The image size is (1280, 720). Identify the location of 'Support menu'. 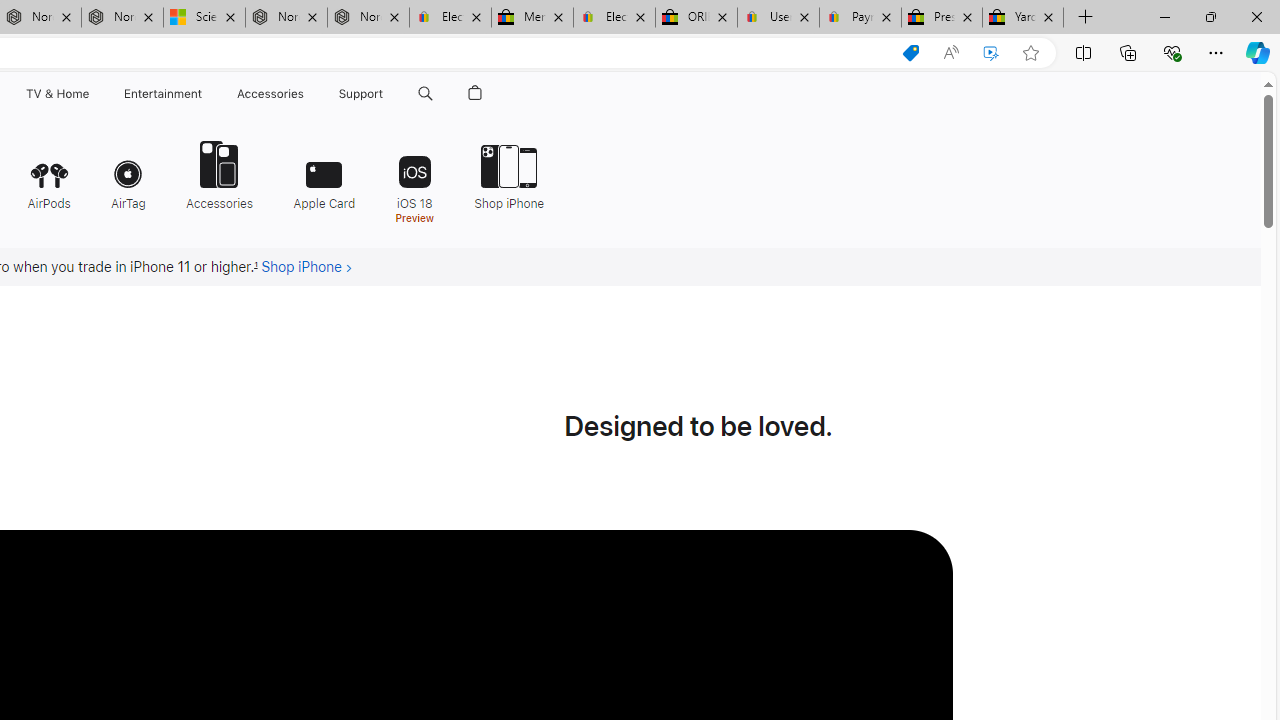
(387, 93).